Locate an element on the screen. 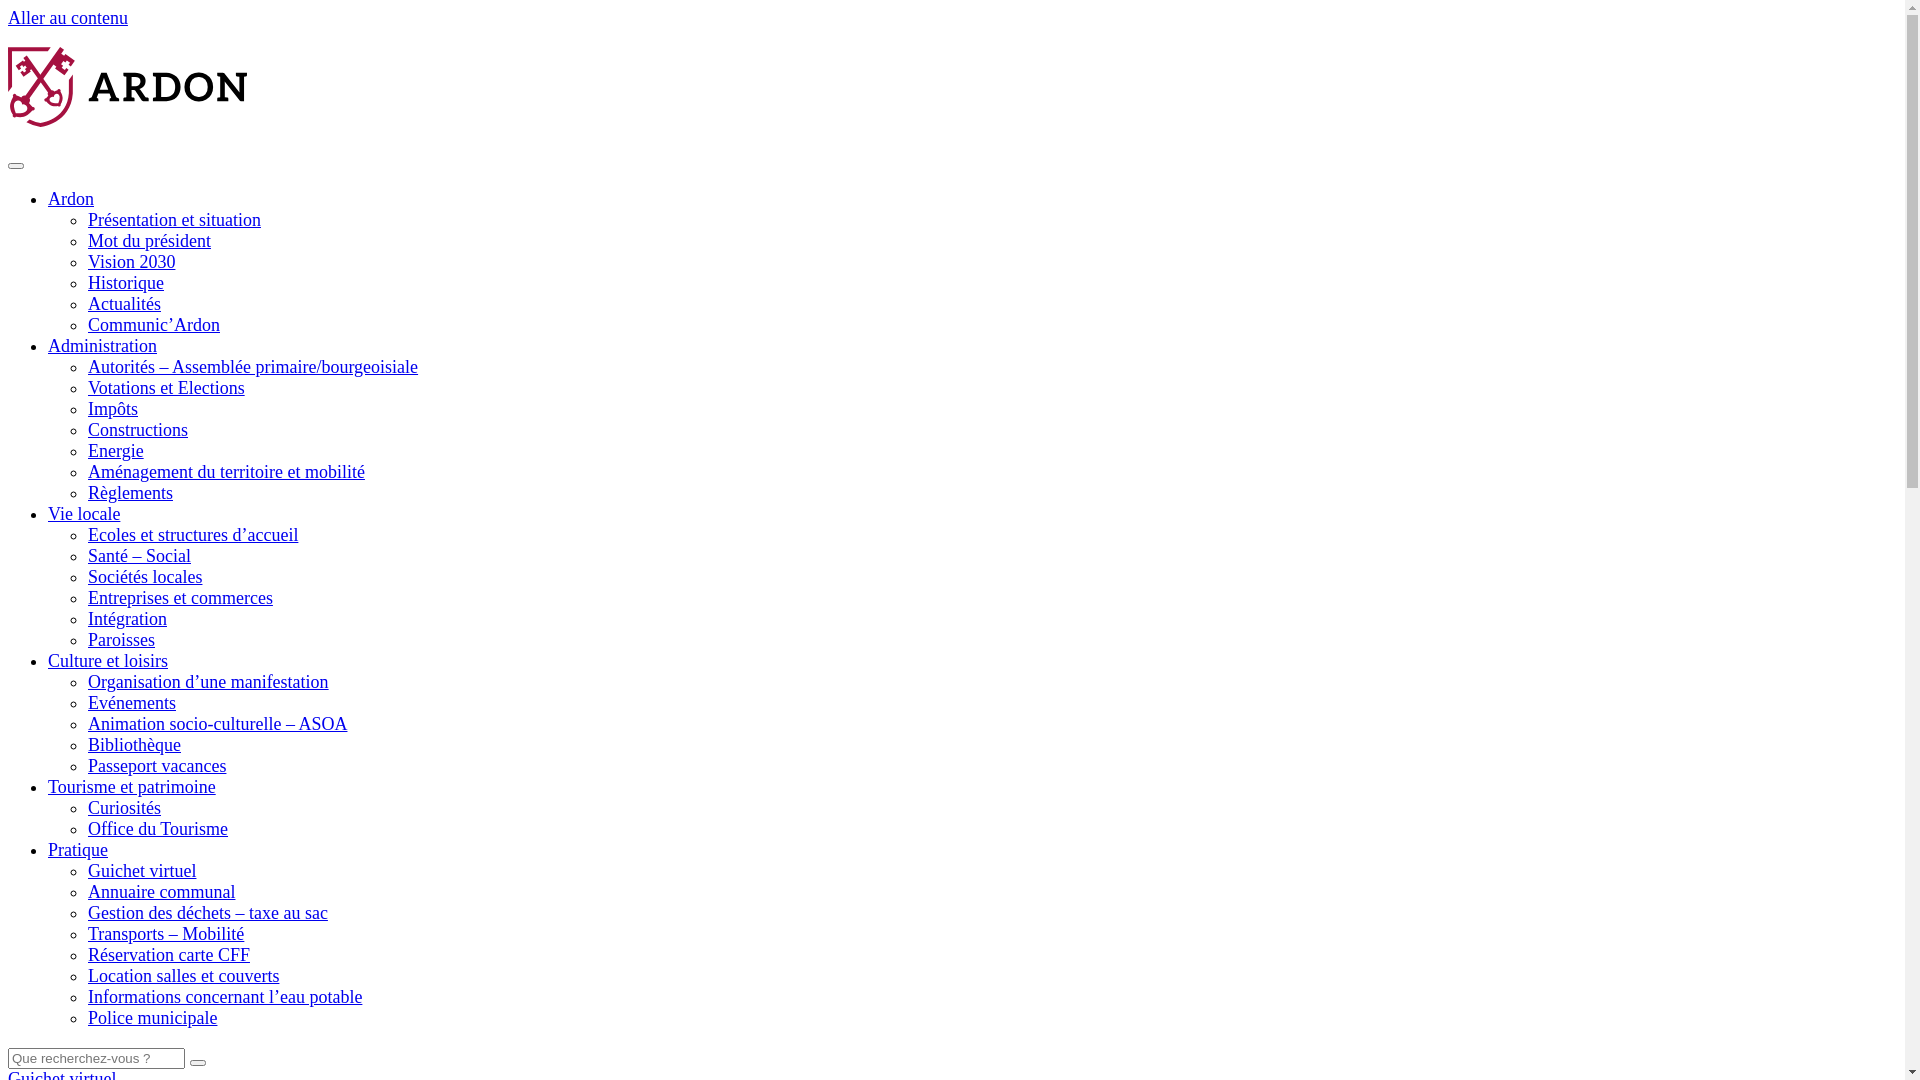 The image size is (1920, 1080). 'Historique' is located at coordinates (124, 282).